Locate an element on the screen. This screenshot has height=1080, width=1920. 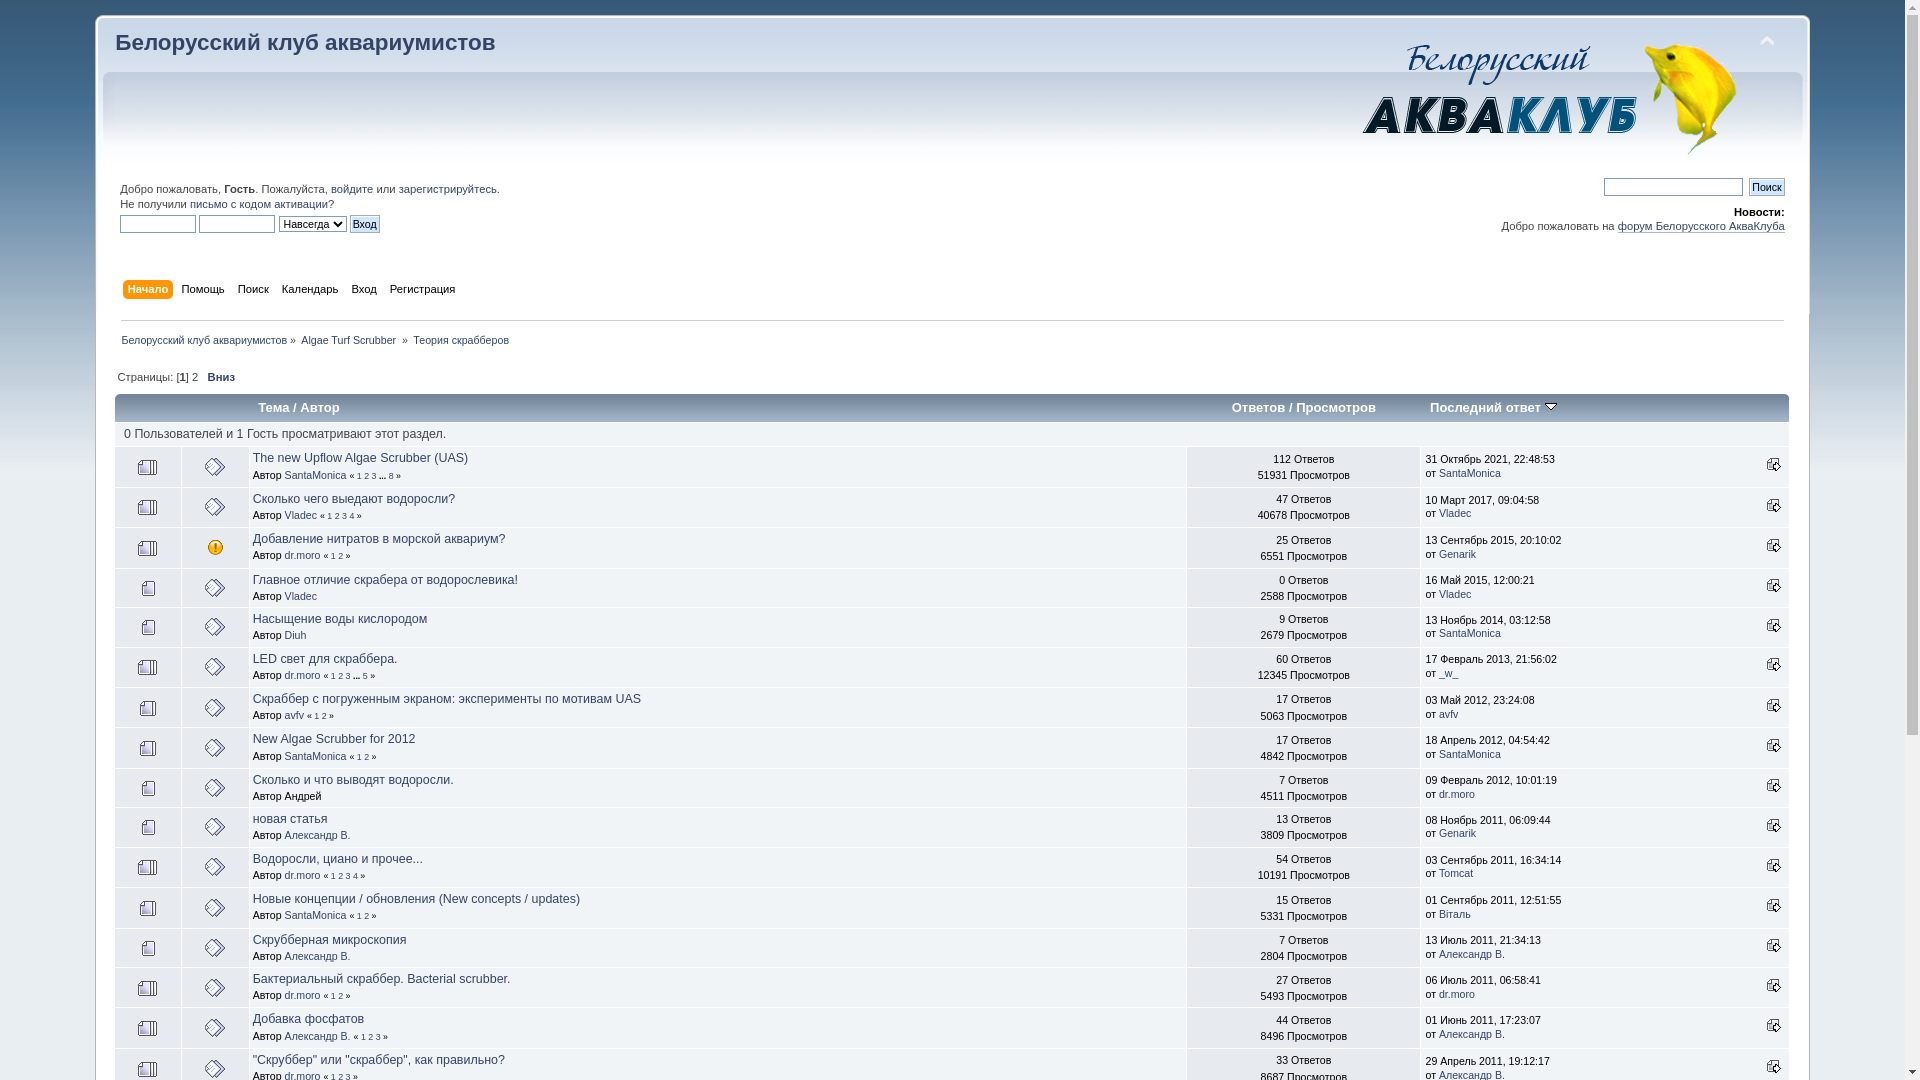
'dr.moro' is located at coordinates (301, 675).